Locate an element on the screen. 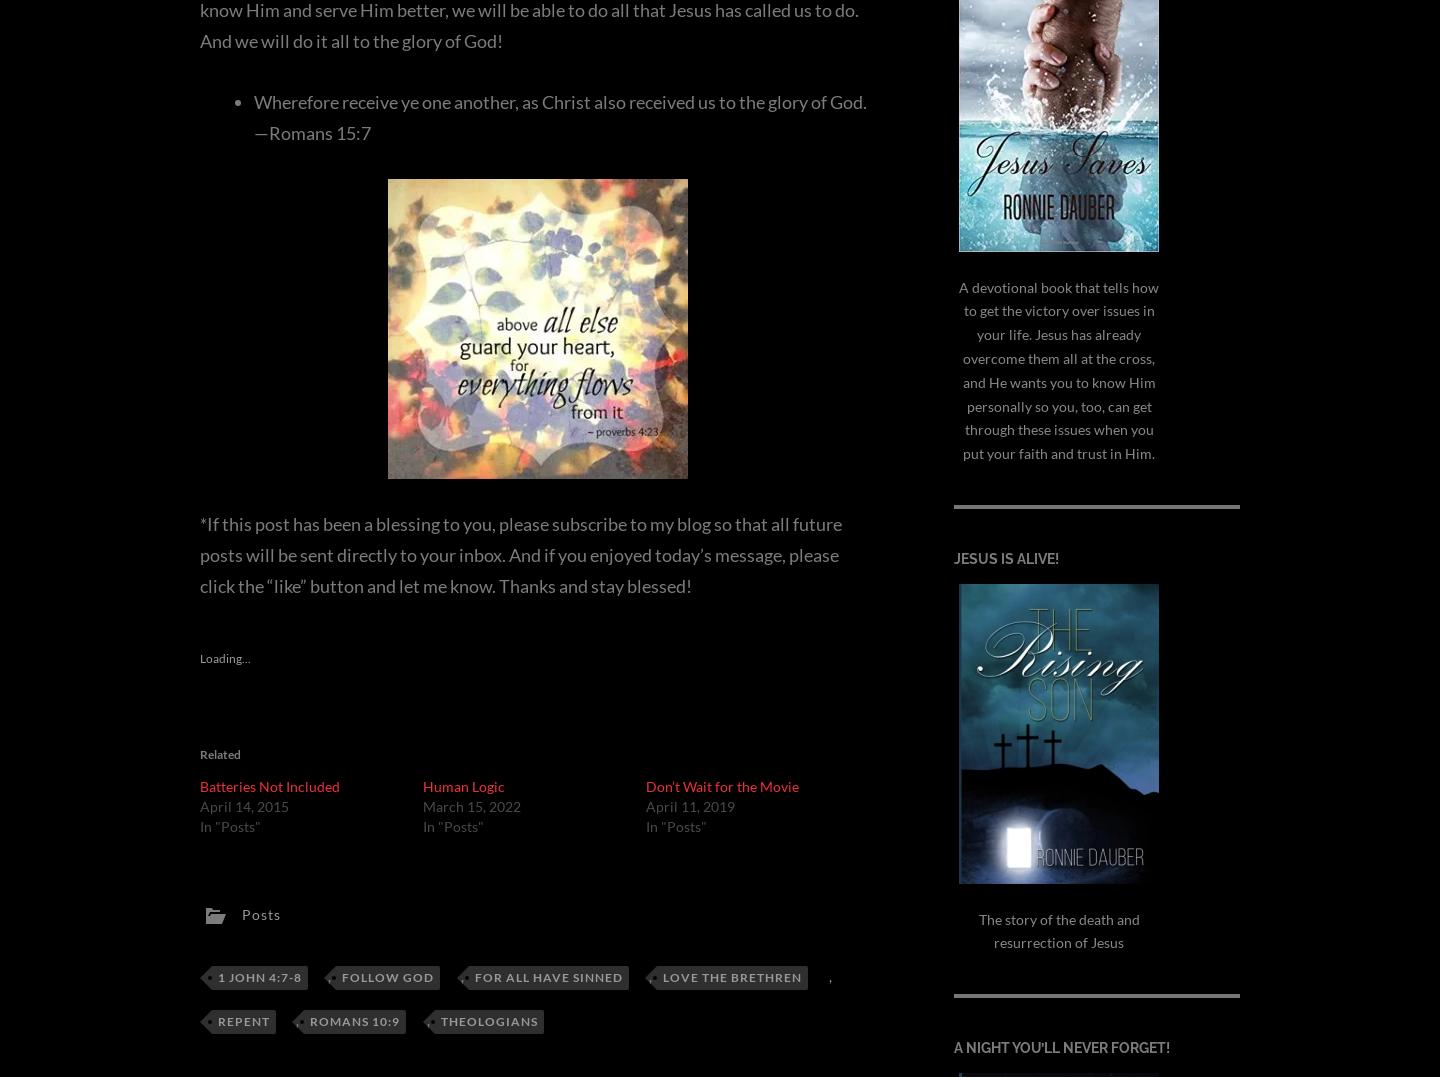 The height and width of the screenshot is (1077, 1440). 'Wherefore receive ye one another, as Christ also received us to the glory of God.—Romans 15:7' is located at coordinates (560, 115).